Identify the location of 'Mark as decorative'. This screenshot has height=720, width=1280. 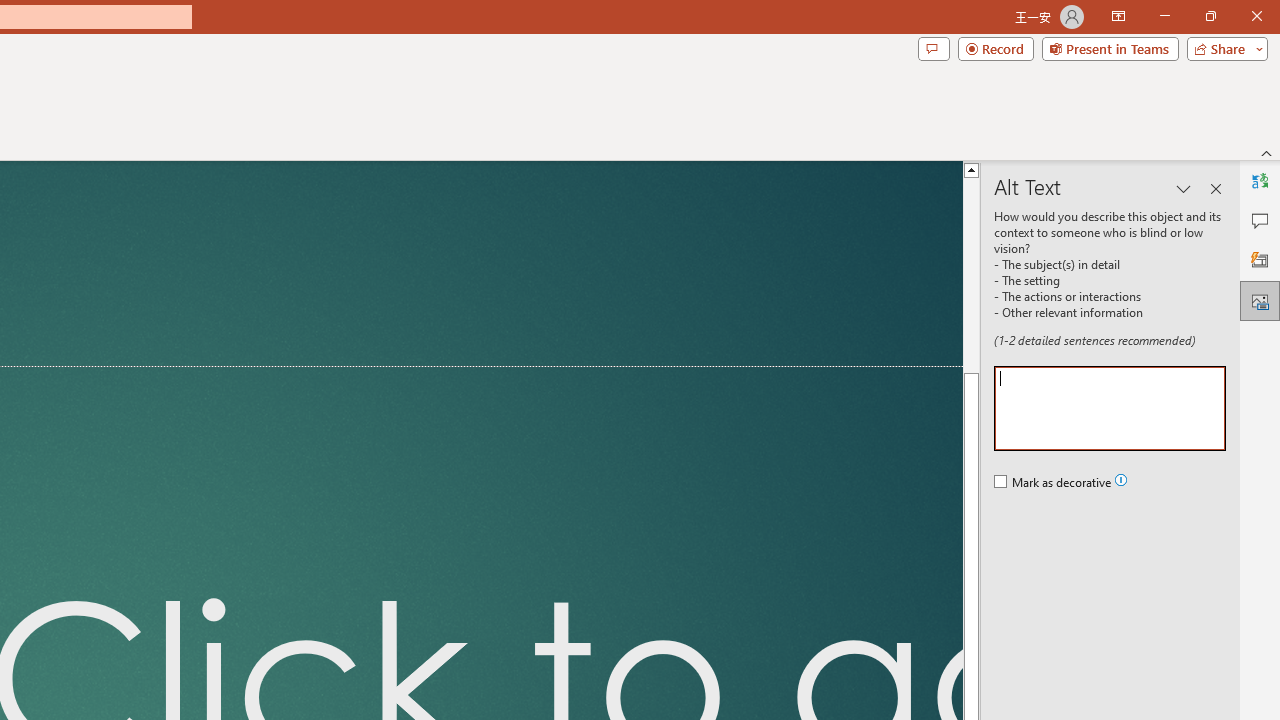
(1053, 483).